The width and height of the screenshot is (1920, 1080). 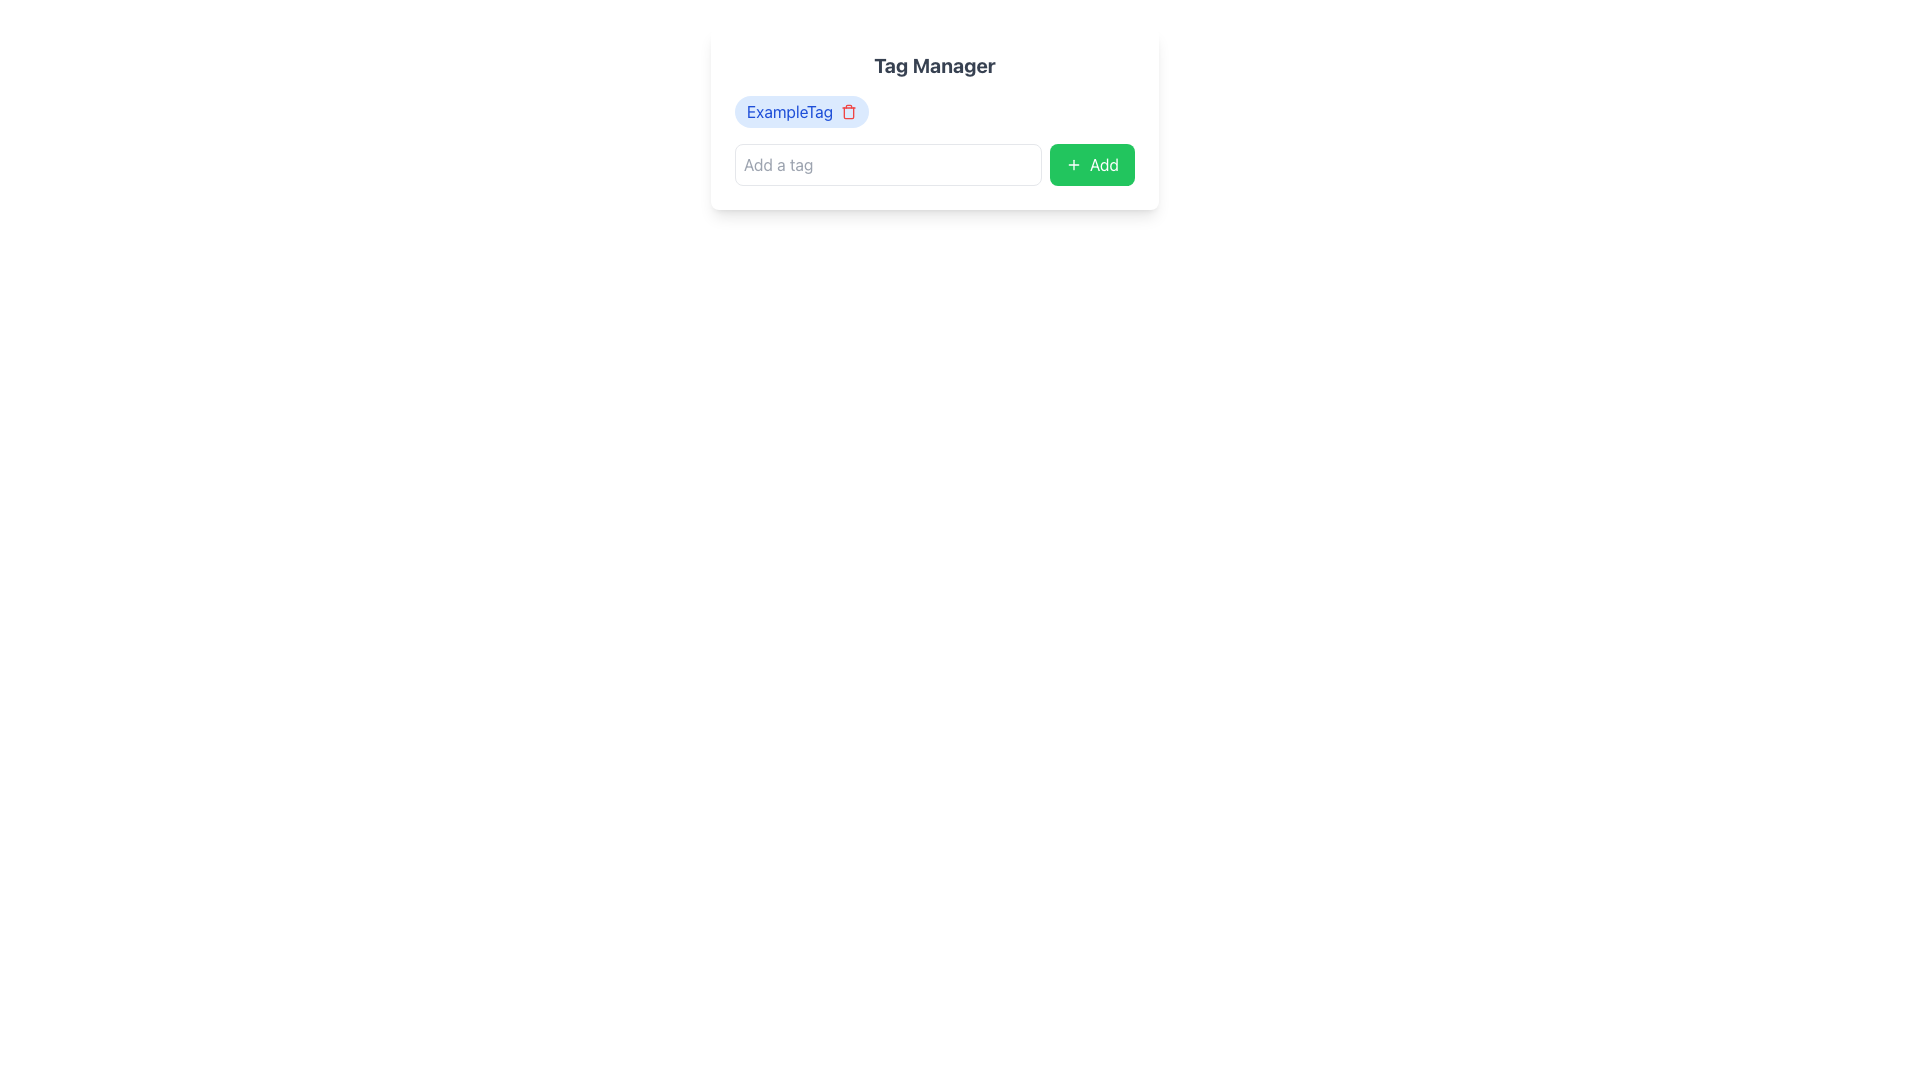 What do you see at coordinates (1091, 164) in the screenshot?
I see `the green 'Add' button with a plus icon located in the 'Tag Manager' section` at bounding box center [1091, 164].